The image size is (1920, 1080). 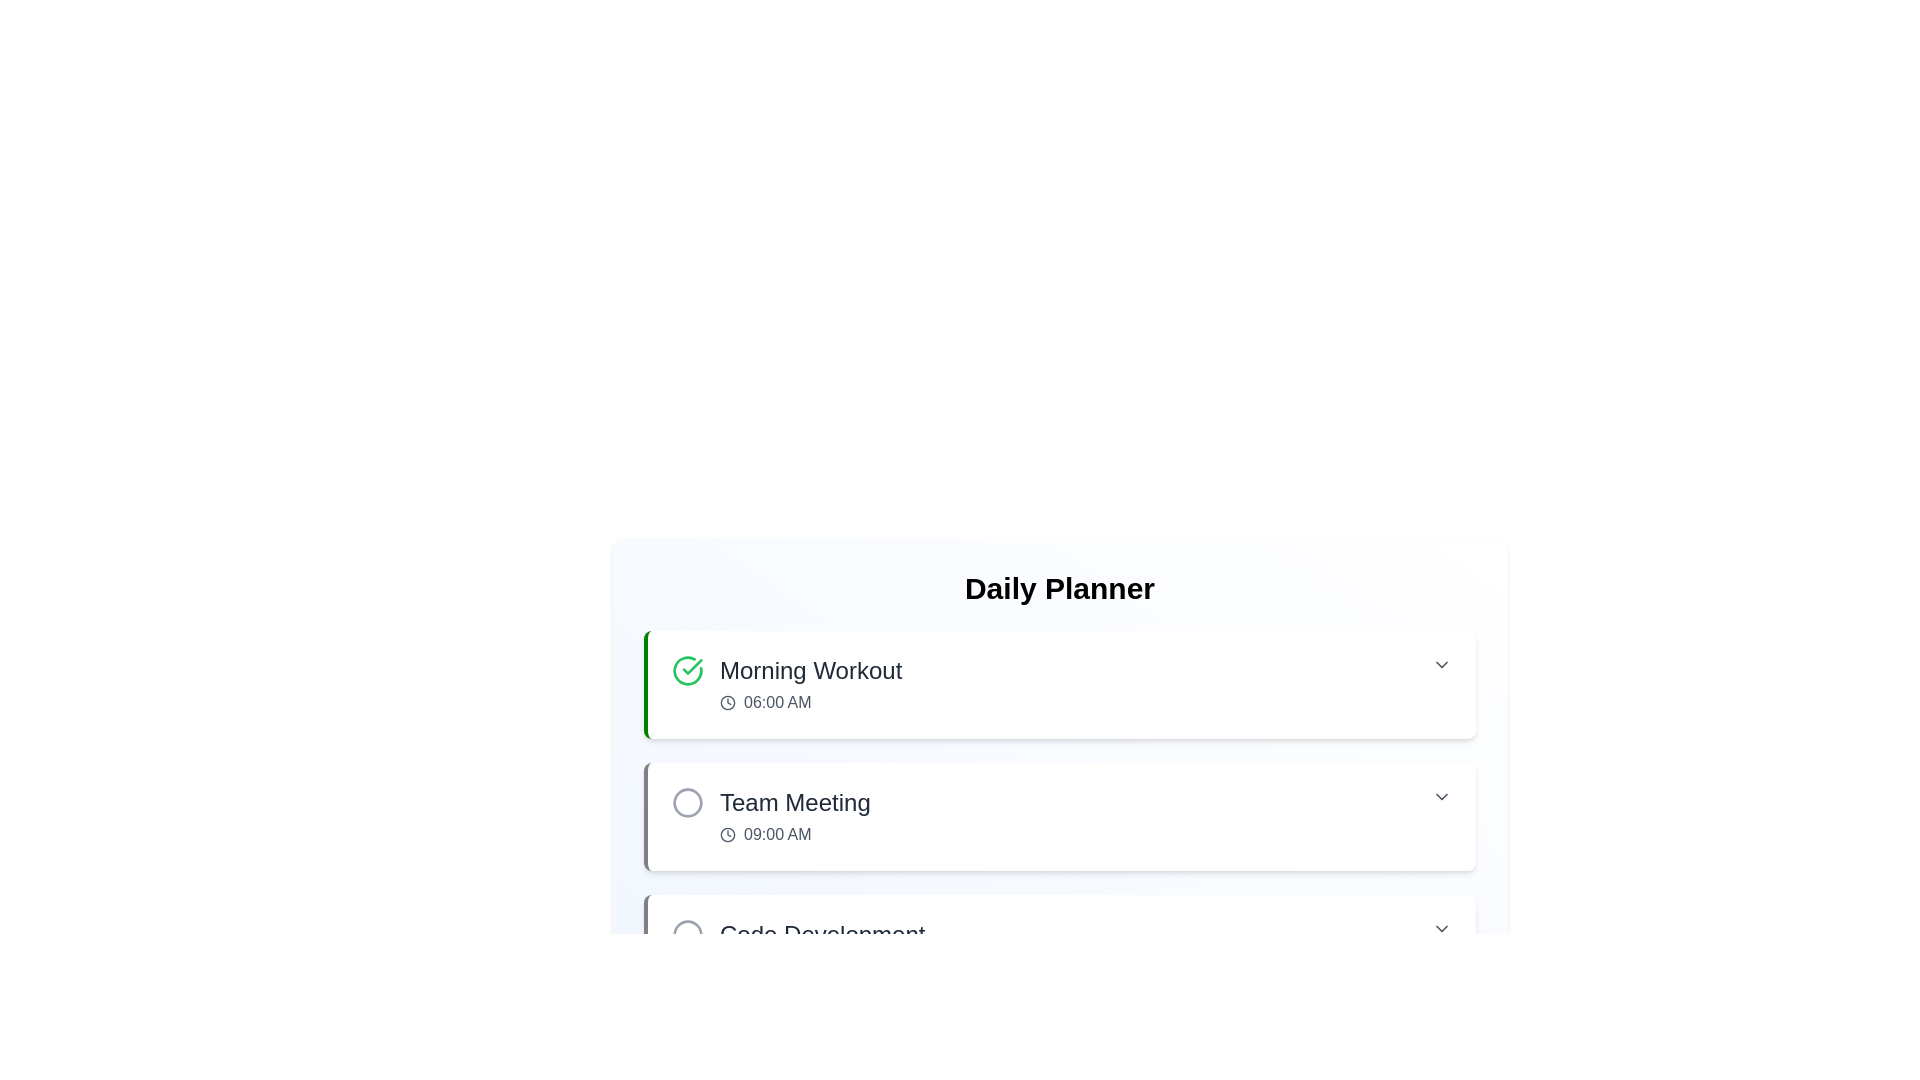 What do you see at coordinates (794, 834) in the screenshot?
I see `scheduled time displayed for the 'Team Meeting' event, which is shown in the text element located directly below the 'Team Meeting' header` at bounding box center [794, 834].